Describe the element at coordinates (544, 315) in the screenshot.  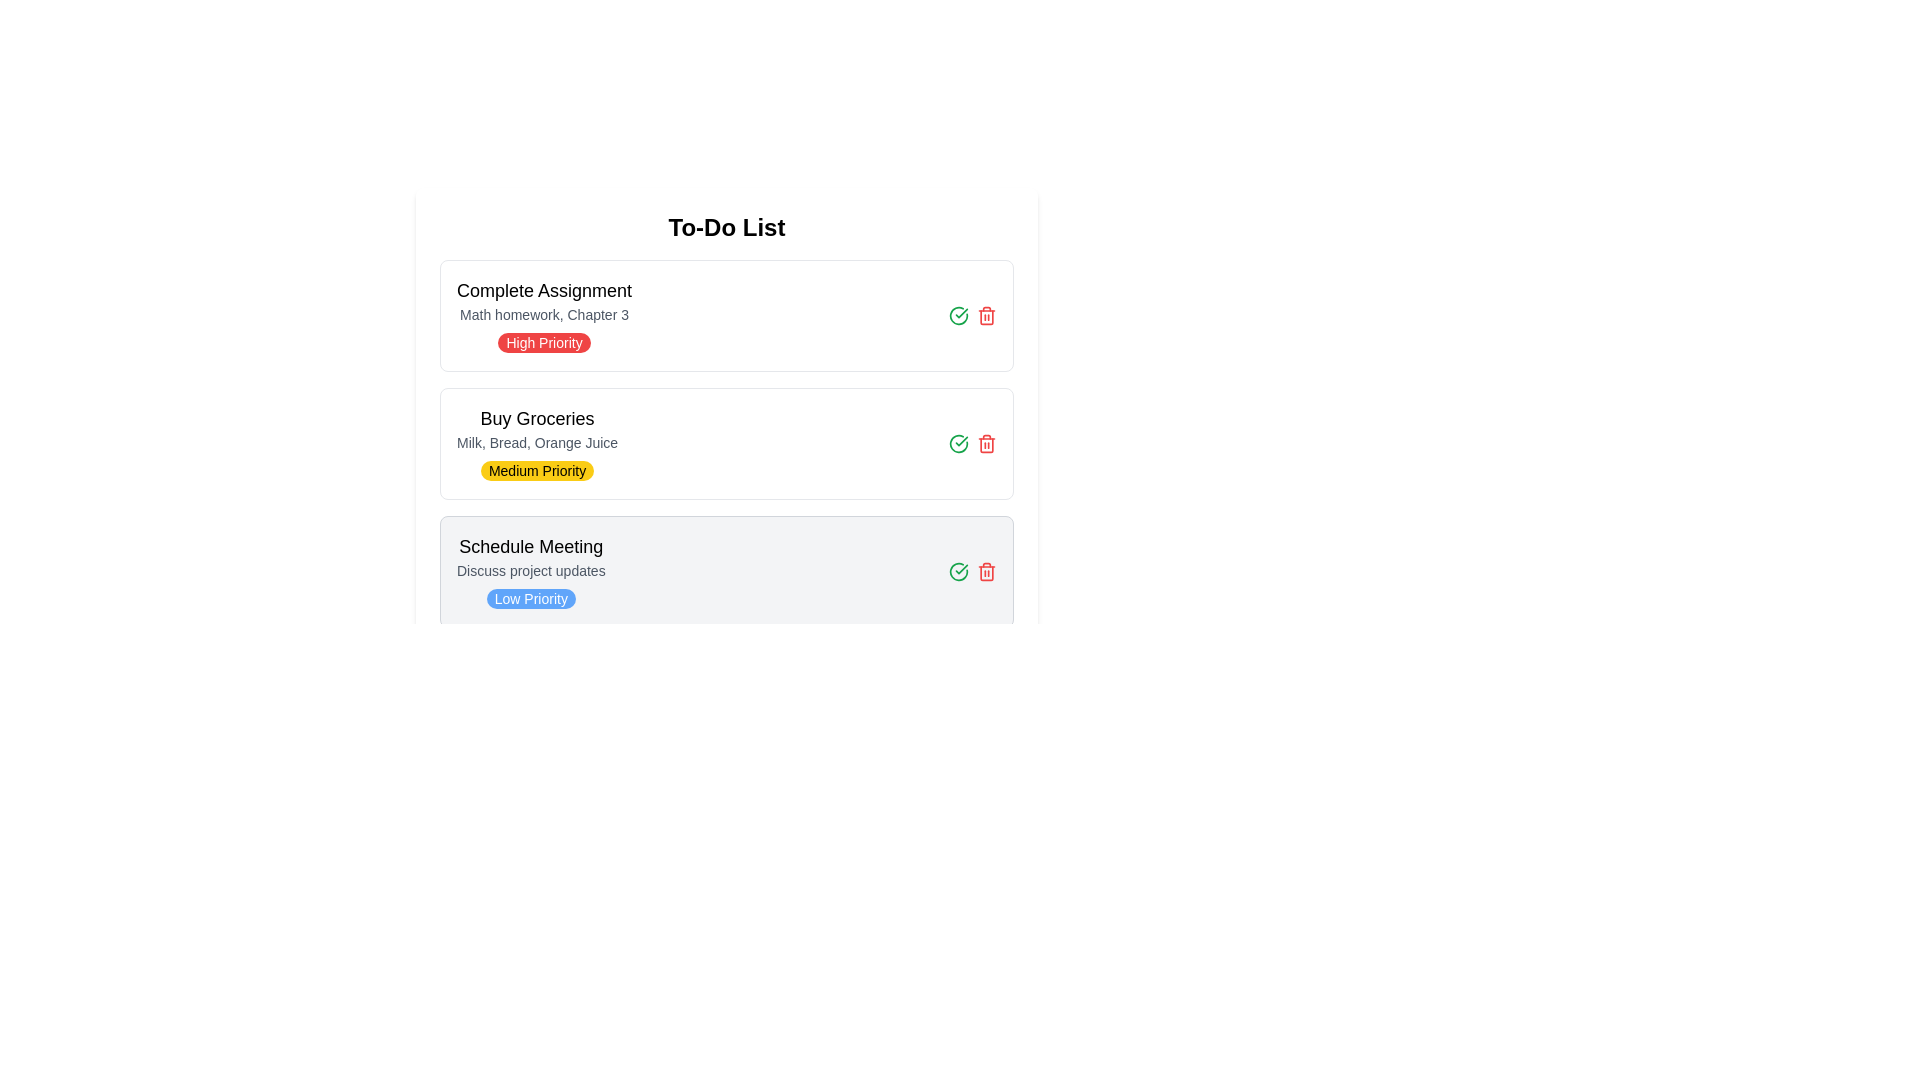
I see `the text label that describes the task 'Complete Assignment', located beneath the bold text and above the 'High Priority' label` at that location.